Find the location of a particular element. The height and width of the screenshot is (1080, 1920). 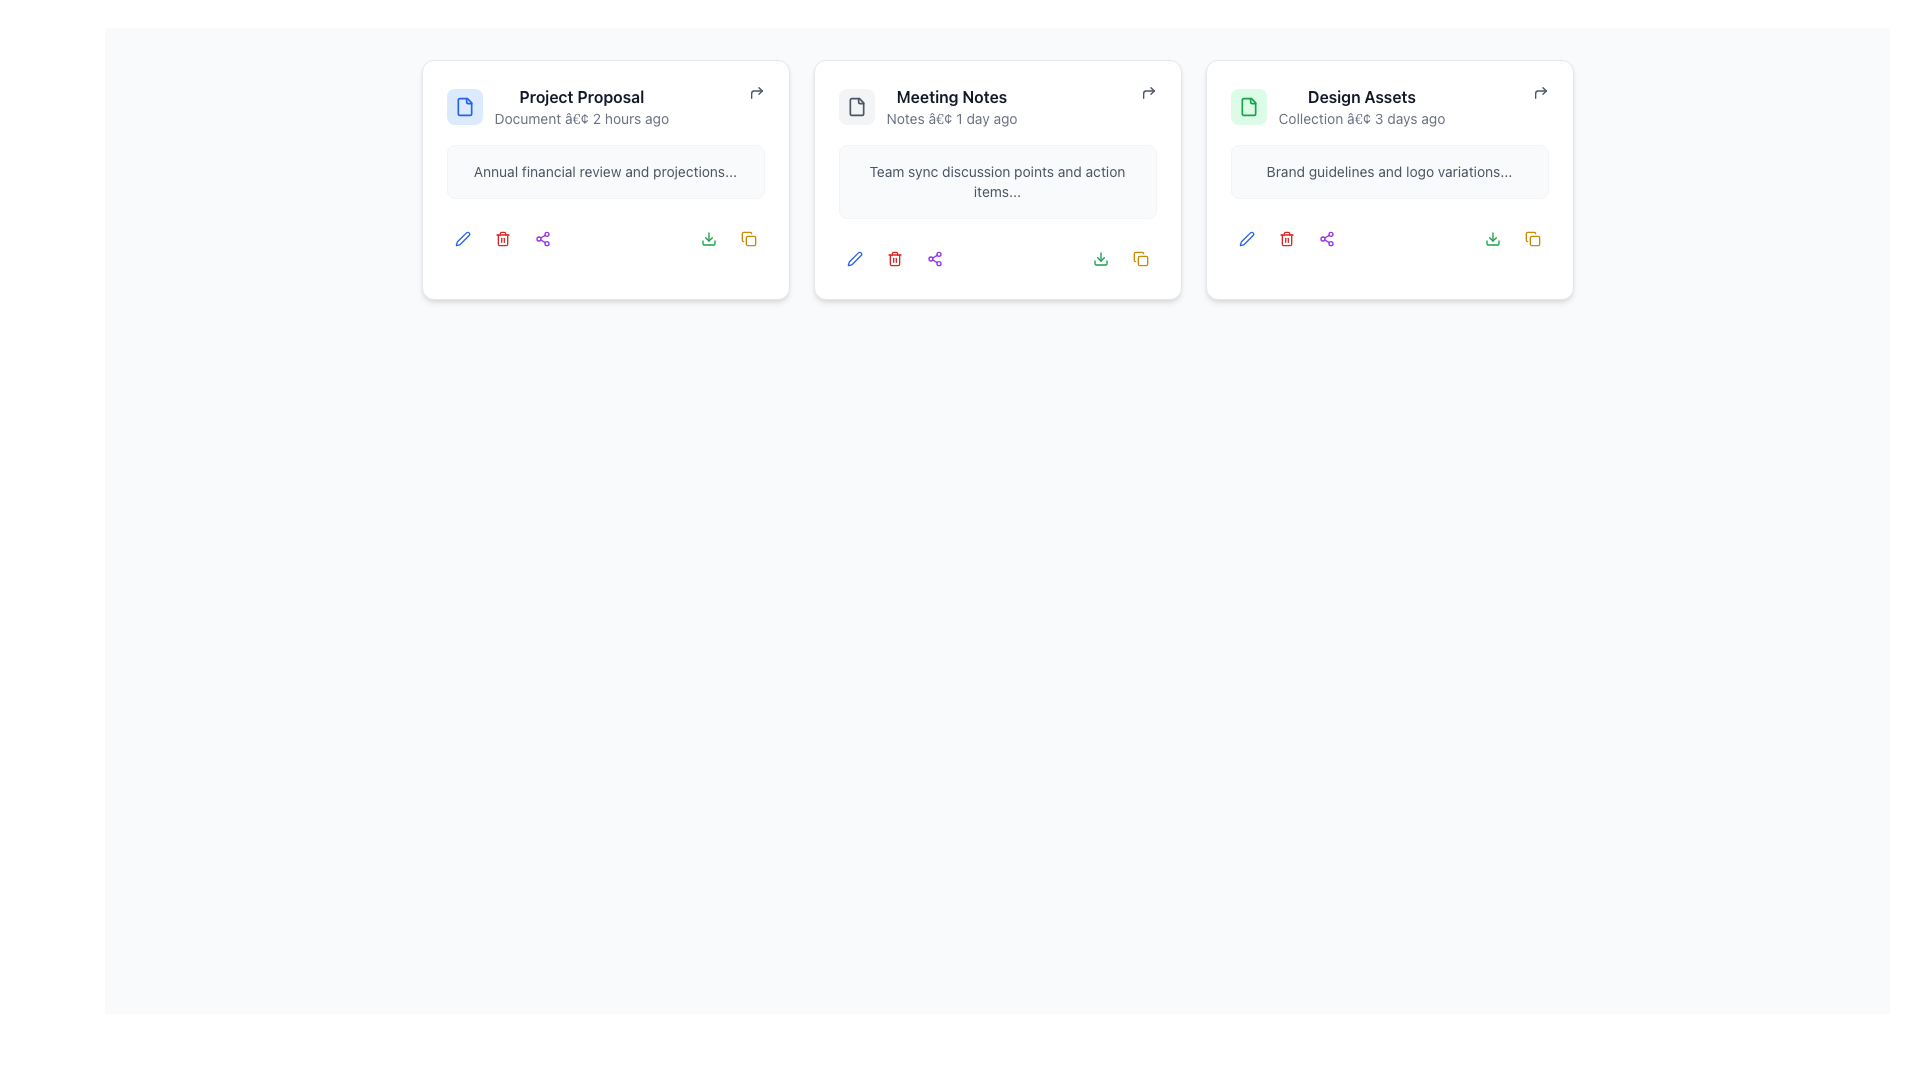

the green download button with a downward arrow icon located at the bottom-right of the 'Design Assets' card to initiate a download is located at coordinates (1492, 238).